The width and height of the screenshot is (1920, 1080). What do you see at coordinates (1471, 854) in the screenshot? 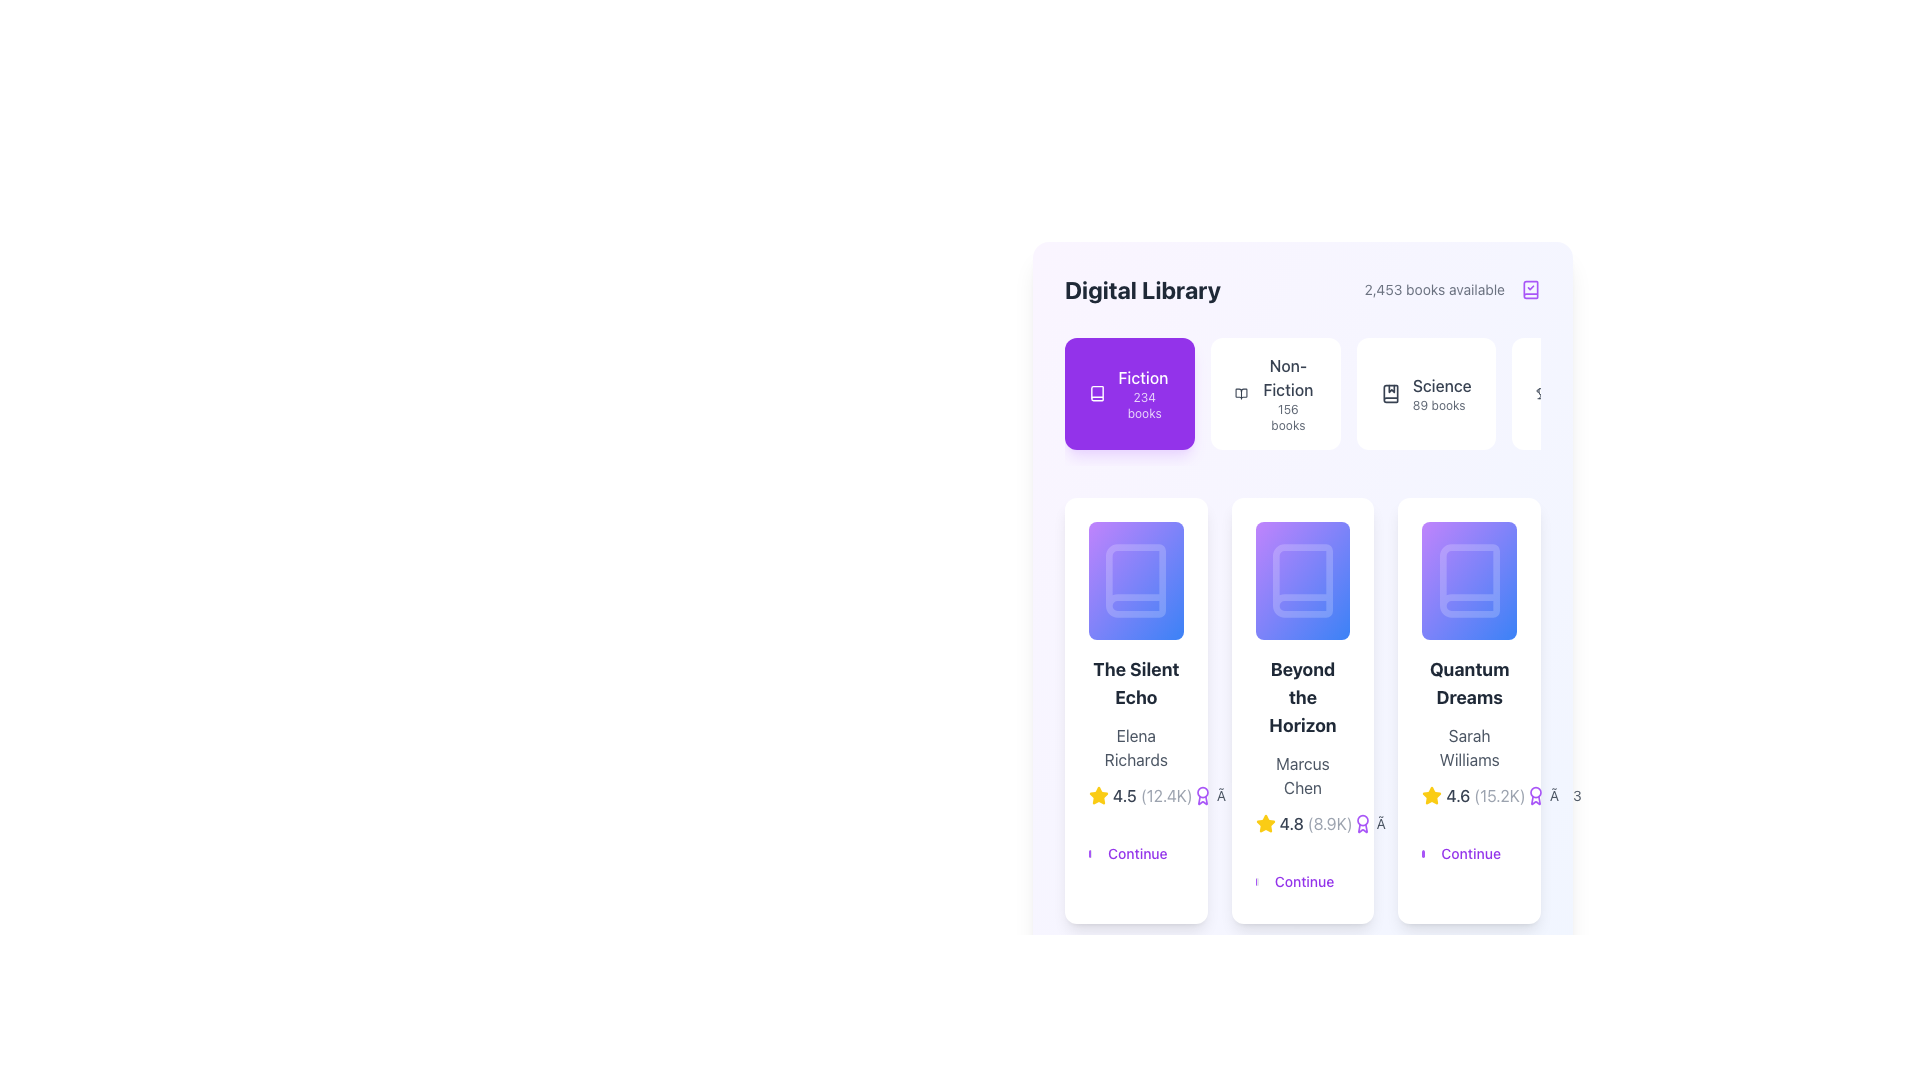
I see `the interactive text labeled 'Continue', styled in purple on a white background, located at the bottom right of the 'Quantum Dreams' content card, which is the third button from the left among similar buttons` at bounding box center [1471, 854].